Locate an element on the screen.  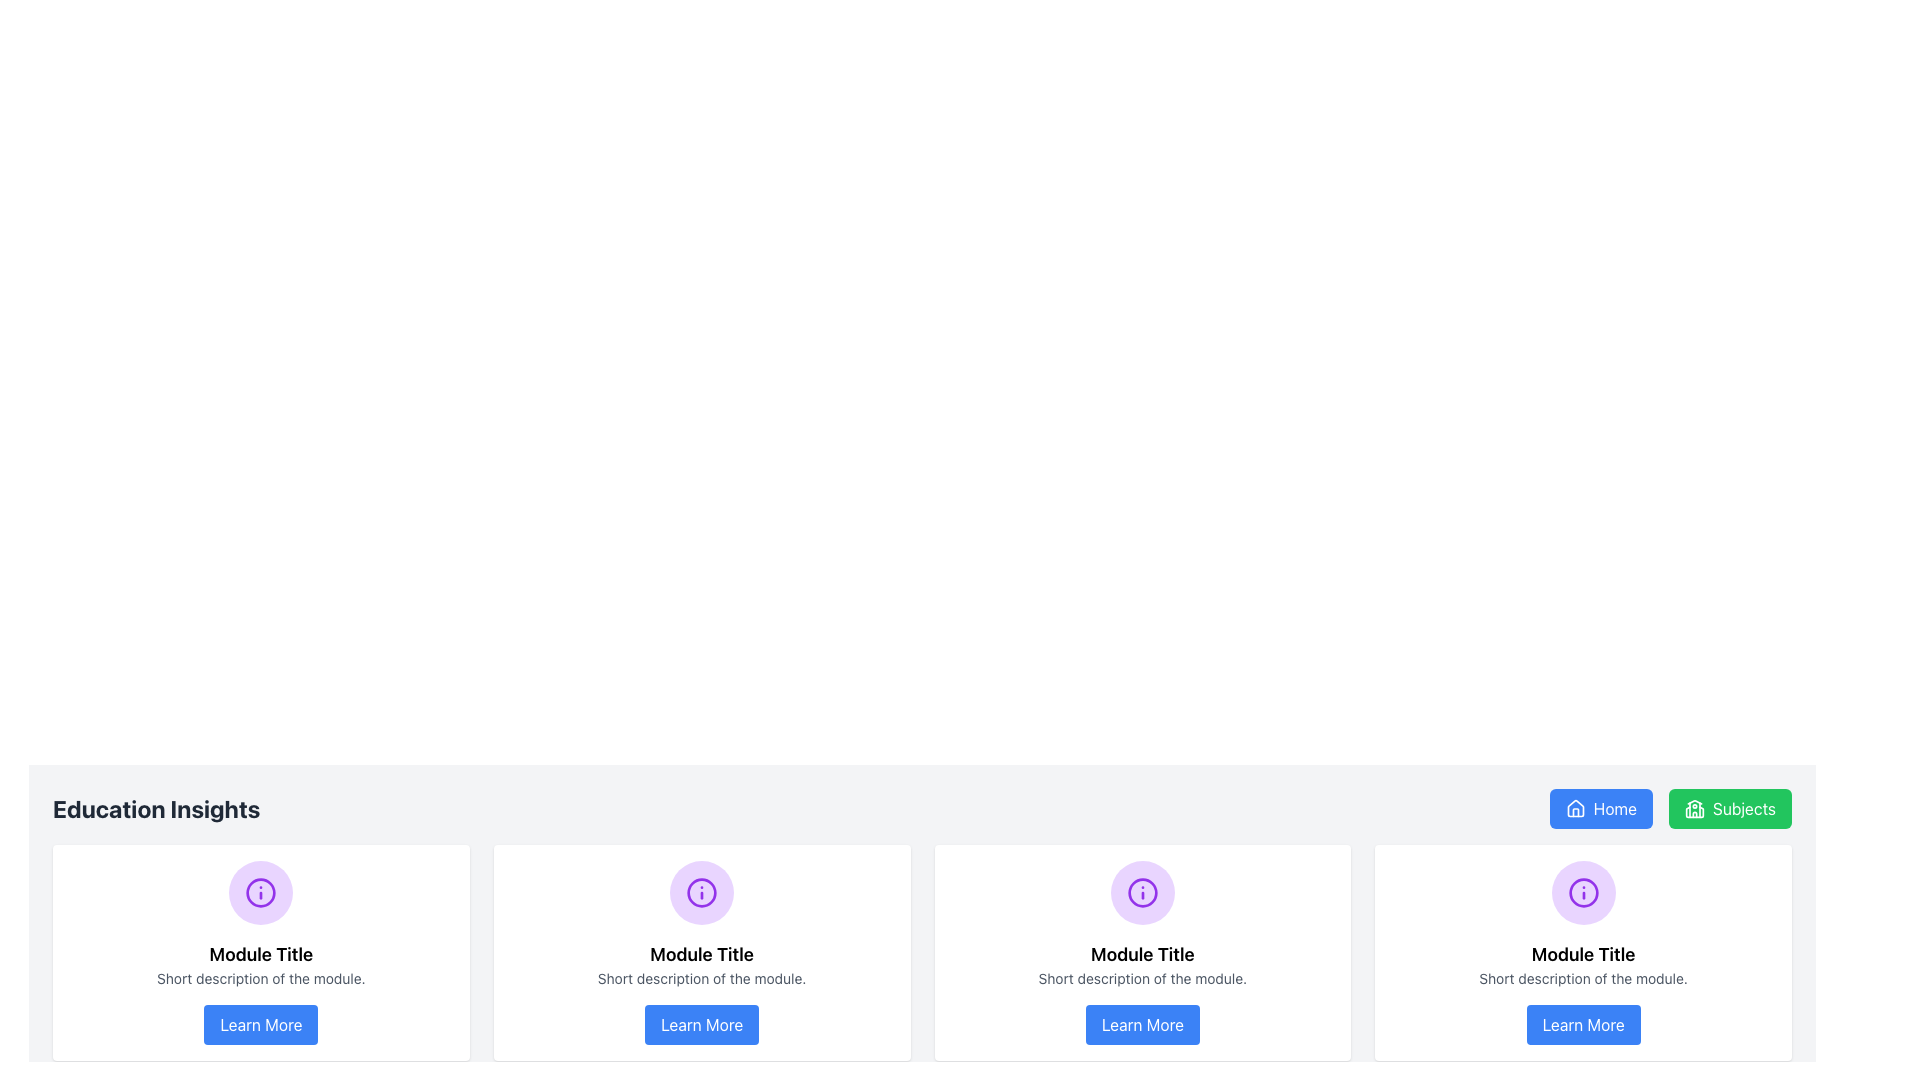
the small house-shaped icon with a green background located within the 'Subjects' button in the upper navigation bar is located at coordinates (1693, 808).